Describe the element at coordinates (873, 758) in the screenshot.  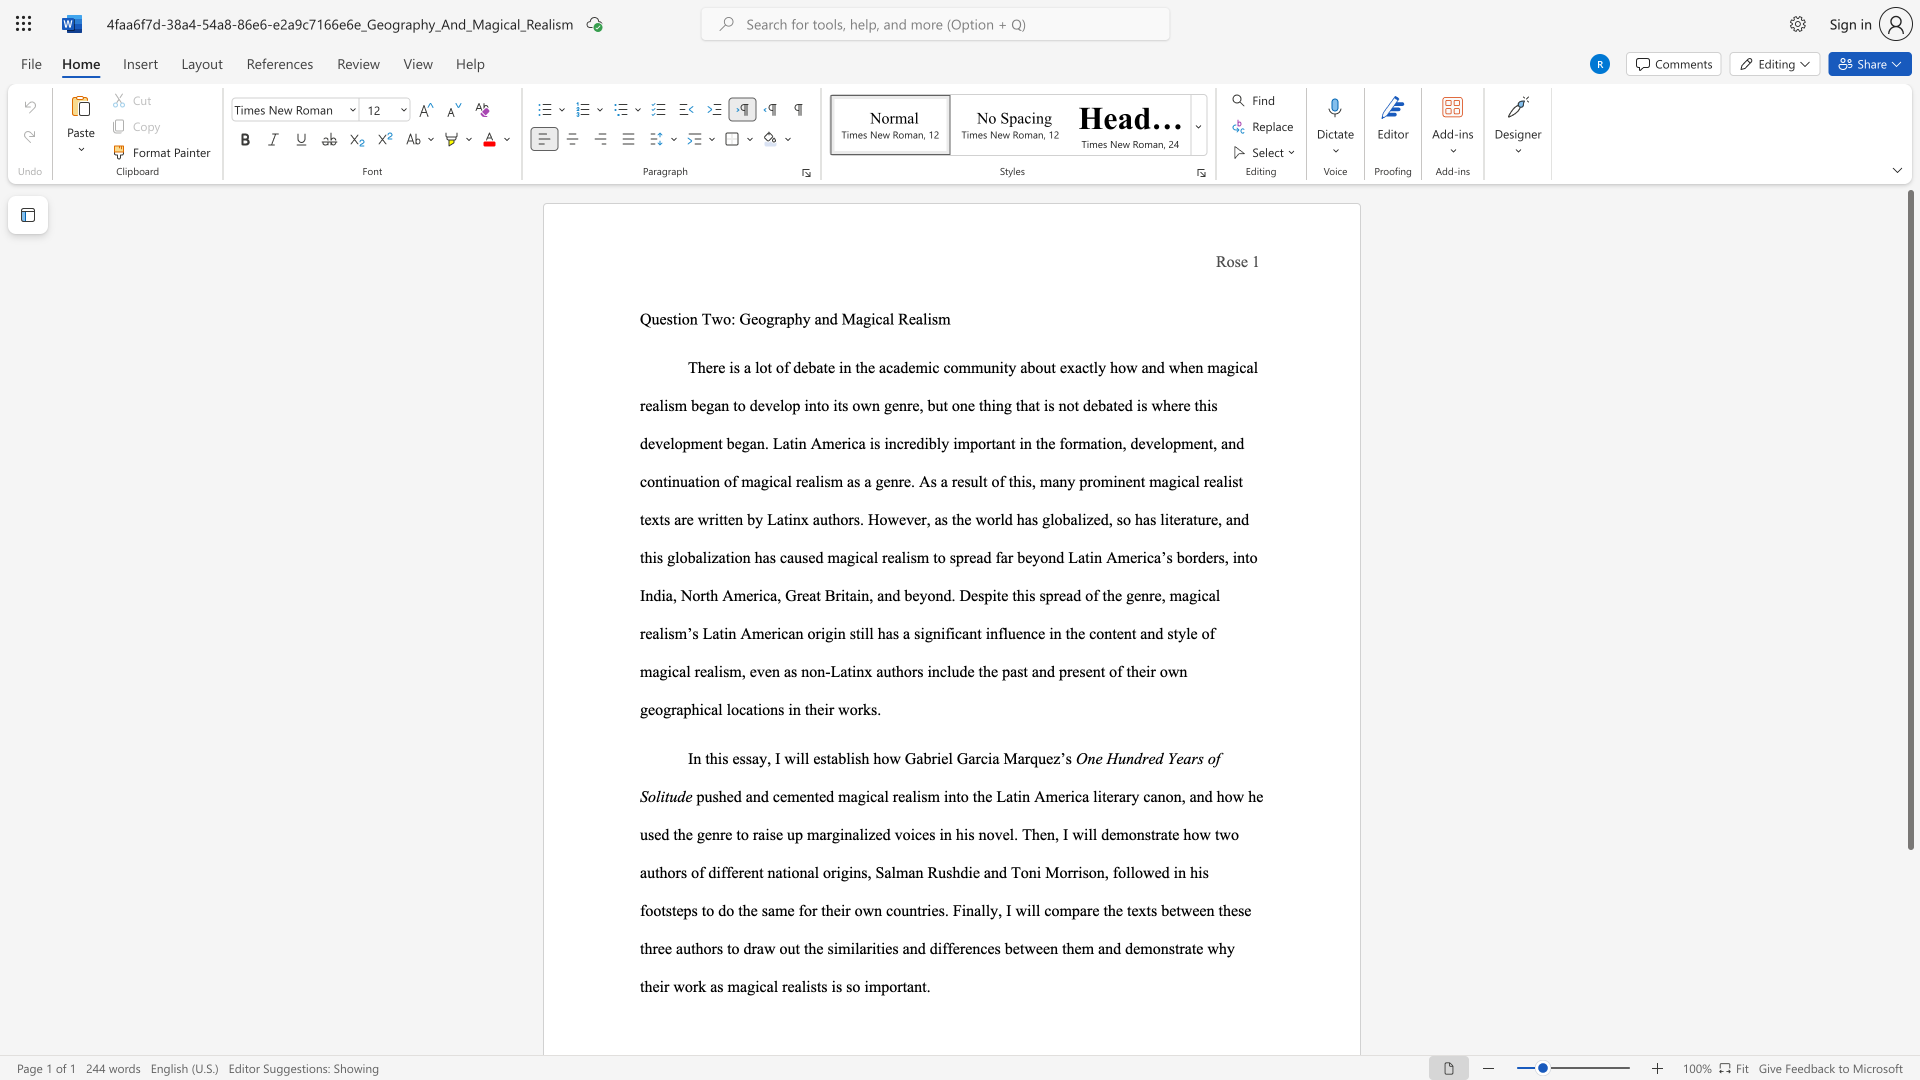
I see `the subset text "how Gabriel Garcia Marq" within the text "how Gabriel Garcia Marquez’s"` at that location.